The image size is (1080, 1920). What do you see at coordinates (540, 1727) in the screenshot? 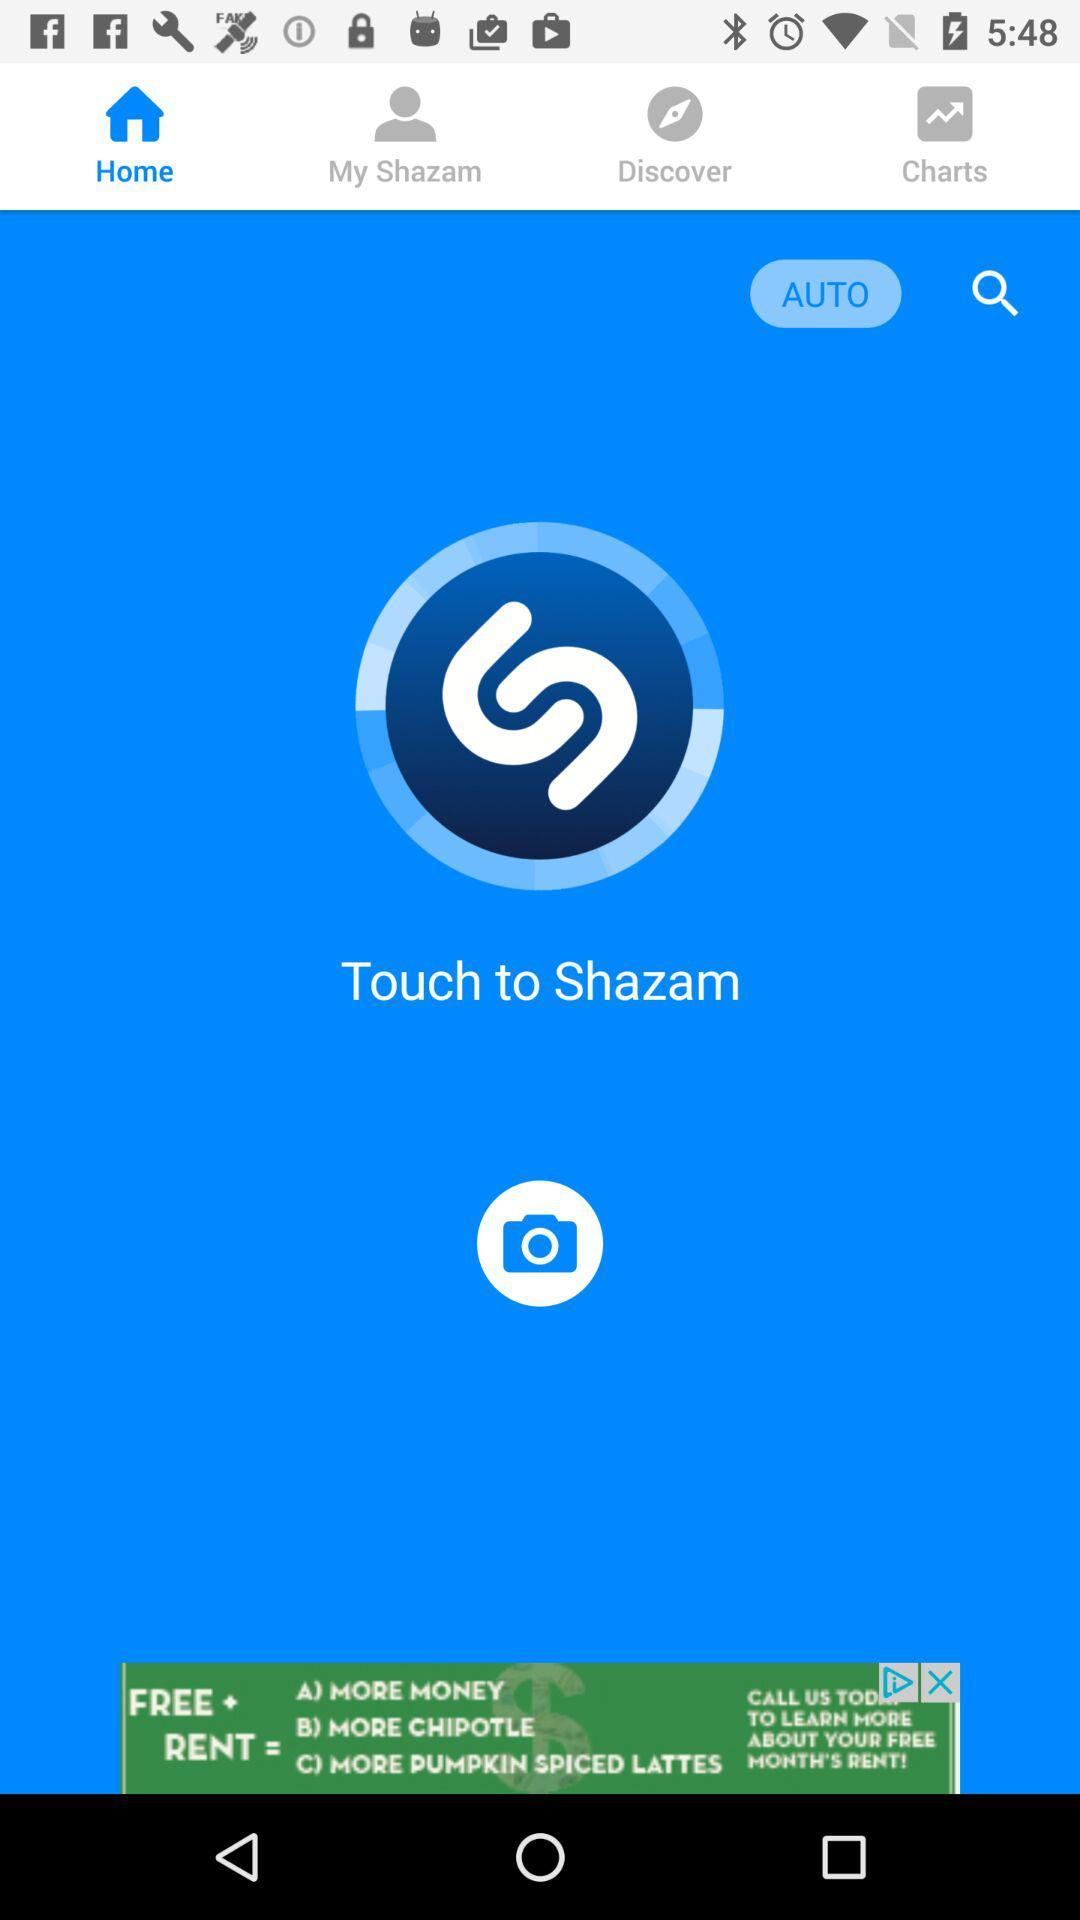
I see `click on the advertisement` at bounding box center [540, 1727].